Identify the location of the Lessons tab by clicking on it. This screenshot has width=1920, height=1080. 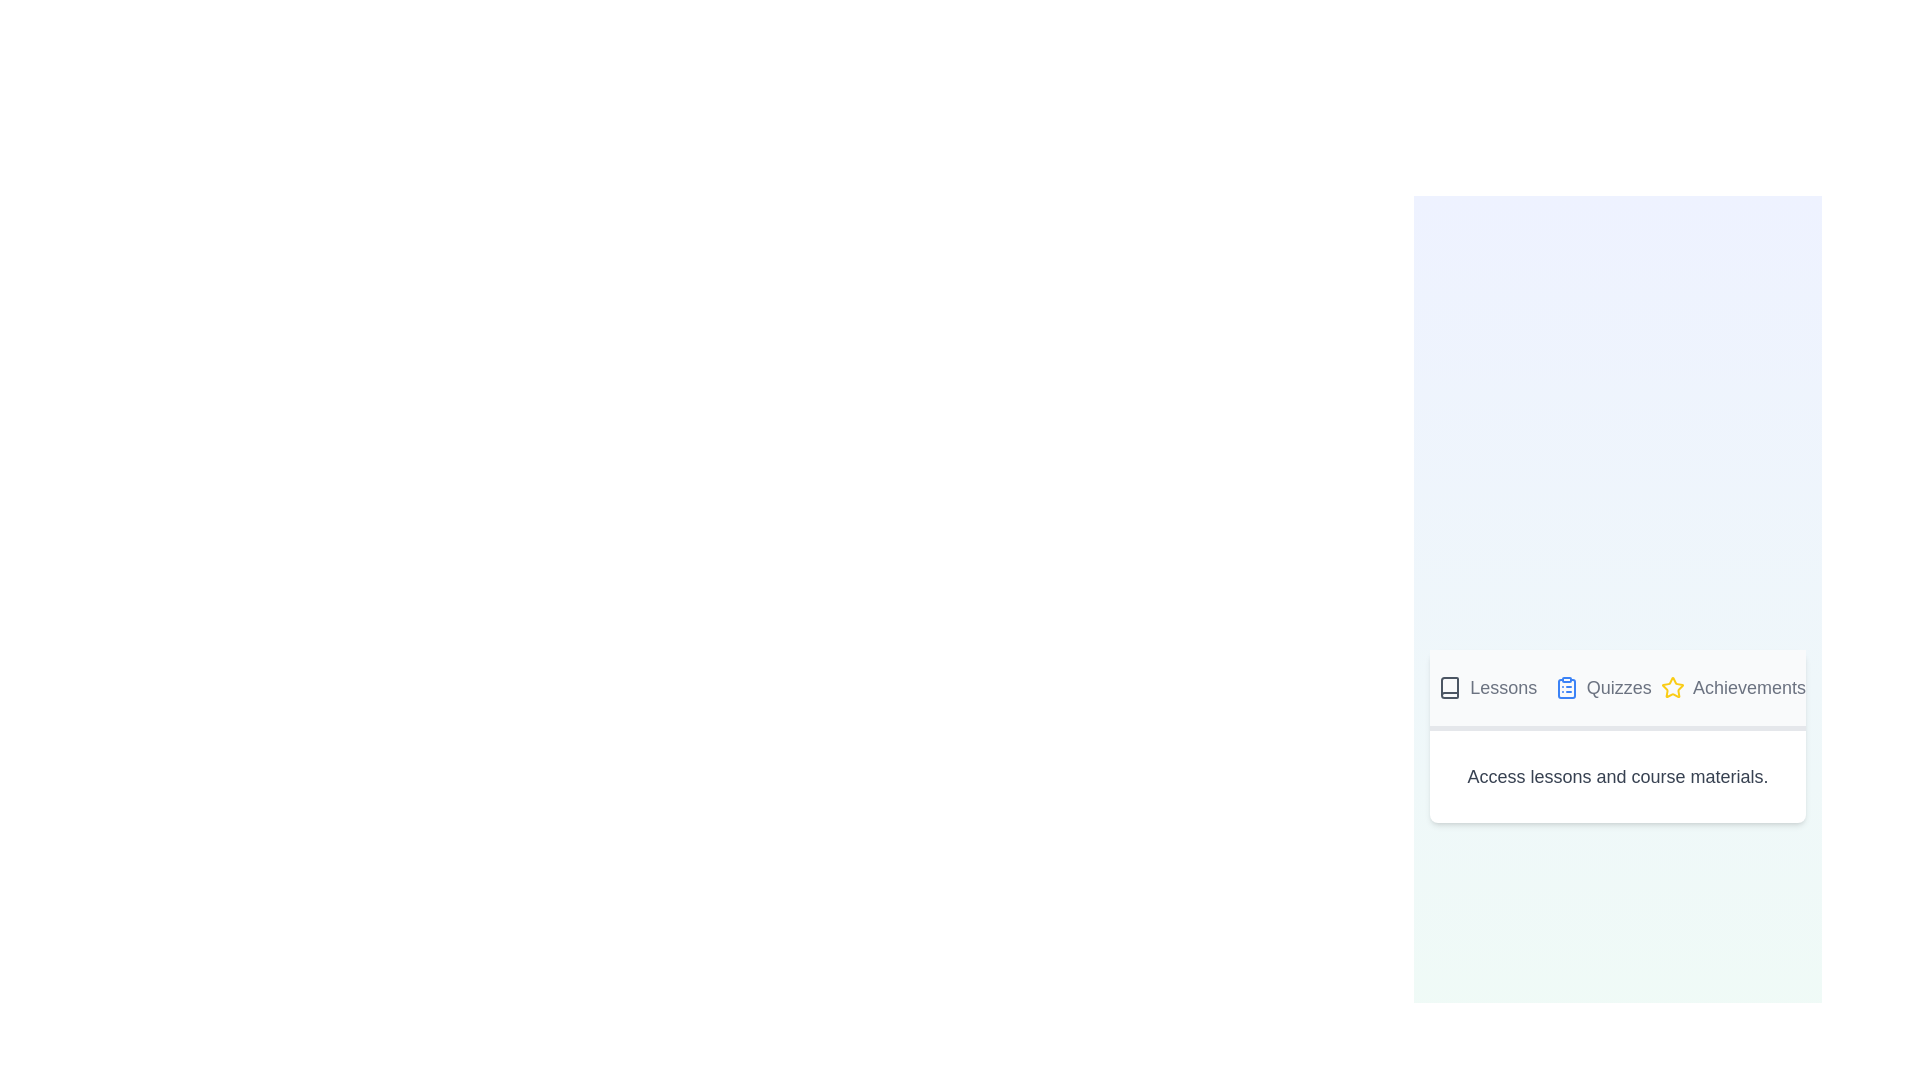
(1487, 688).